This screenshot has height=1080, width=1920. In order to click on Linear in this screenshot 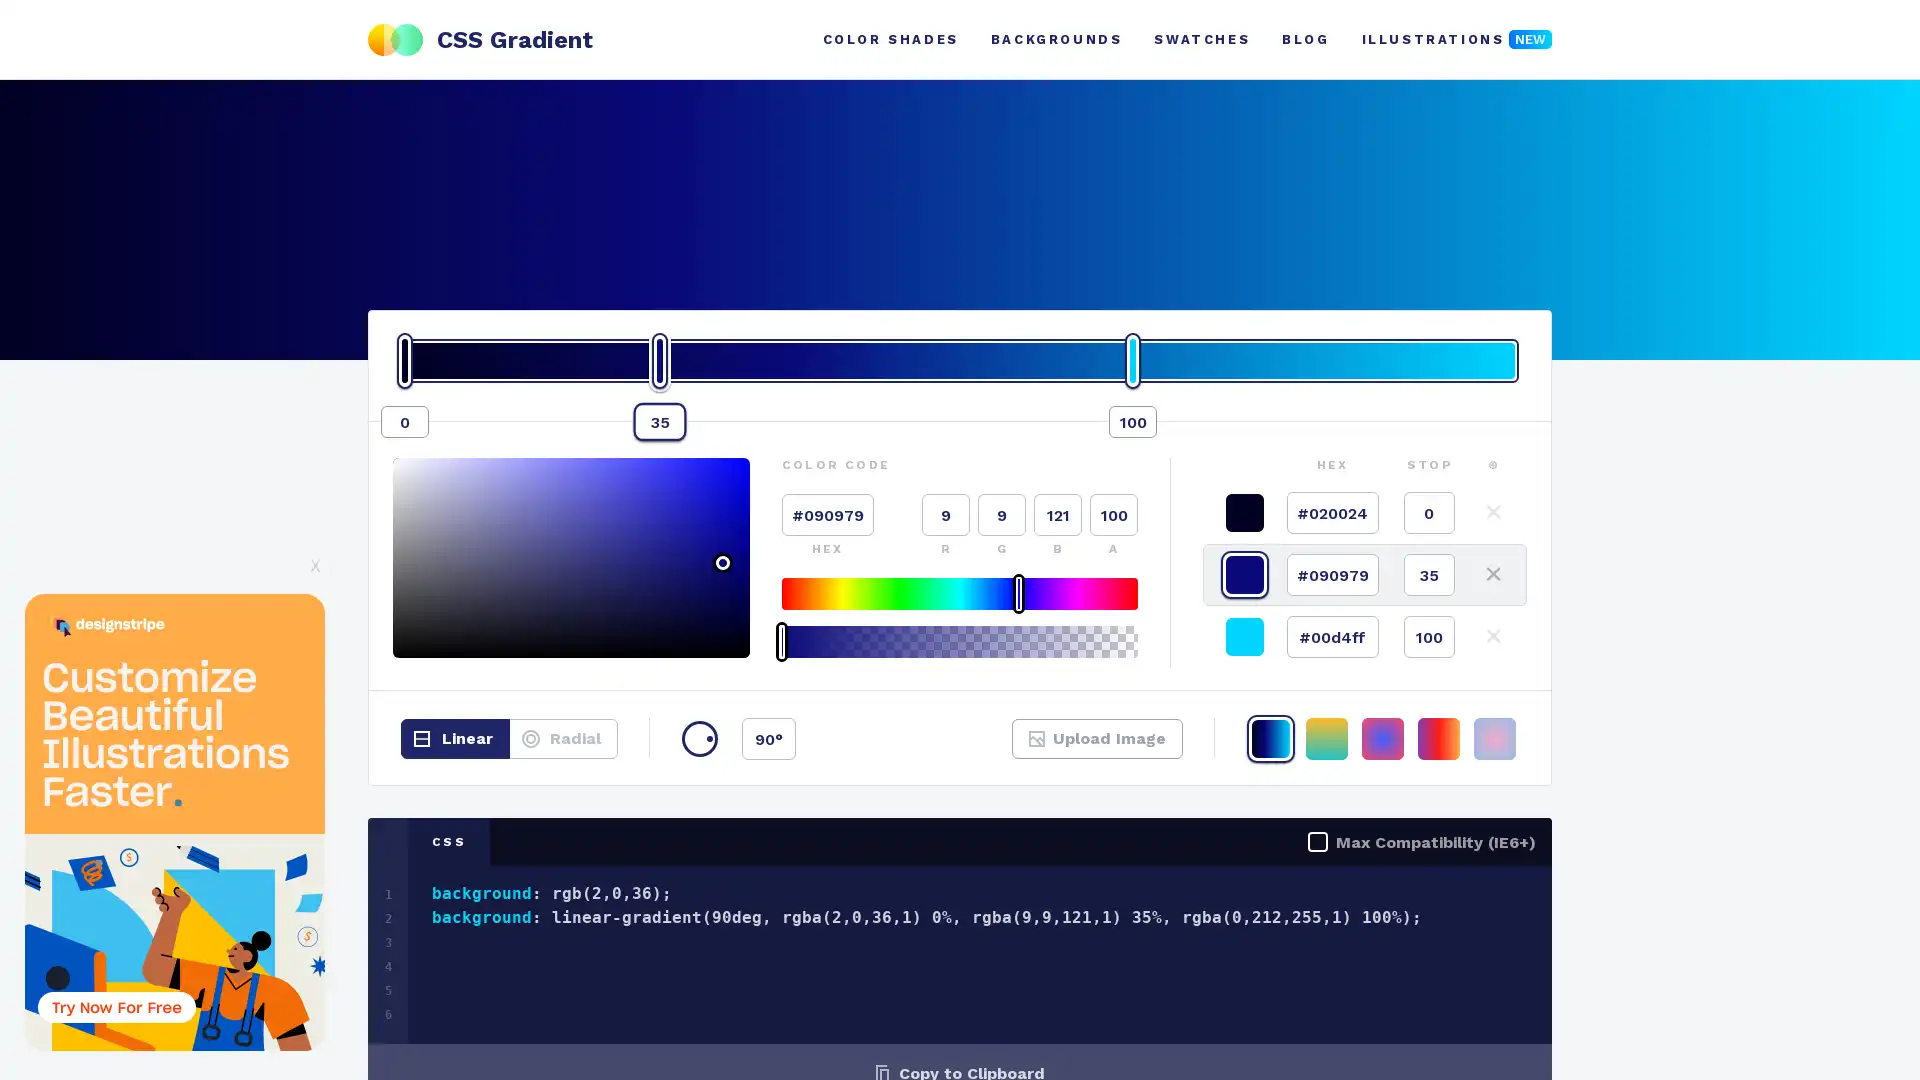, I will do `click(454, 739)`.